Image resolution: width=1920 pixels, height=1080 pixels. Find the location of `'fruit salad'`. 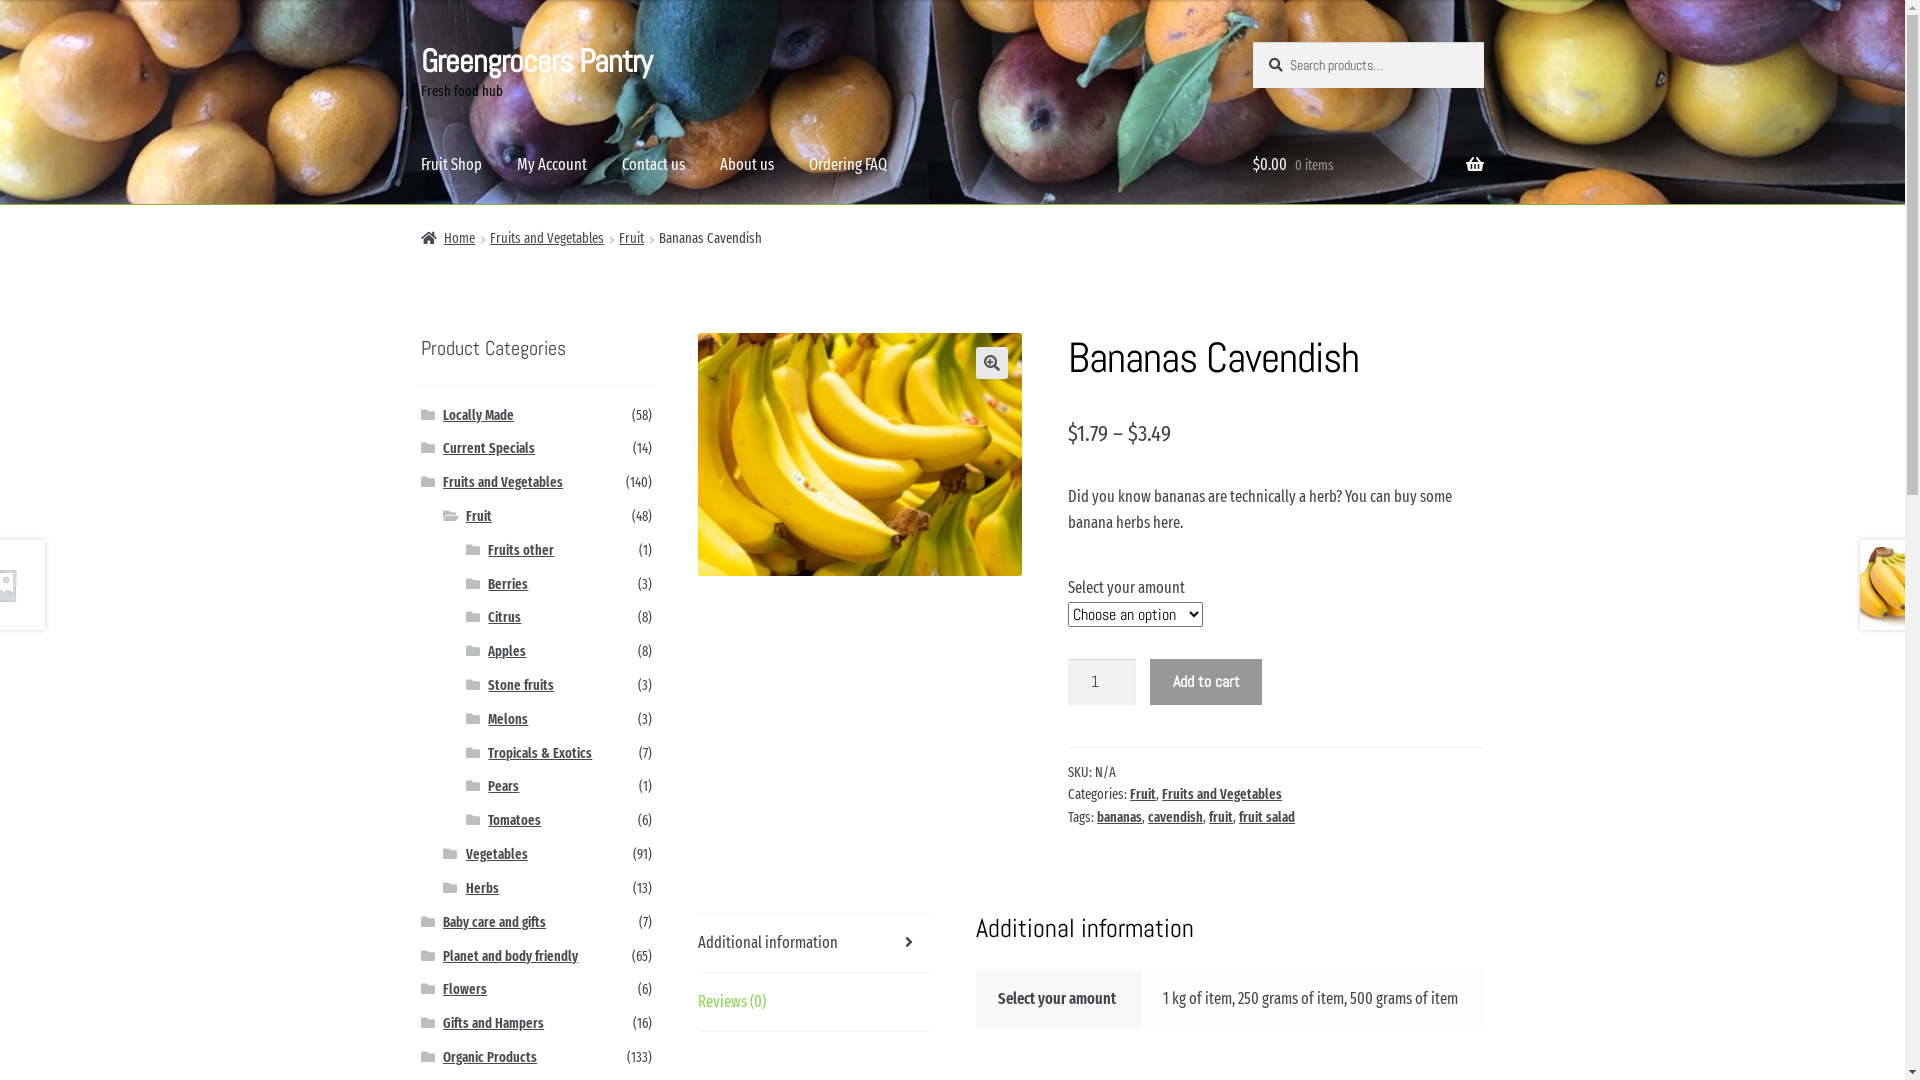

'fruit salad' is located at coordinates (1237, 817).